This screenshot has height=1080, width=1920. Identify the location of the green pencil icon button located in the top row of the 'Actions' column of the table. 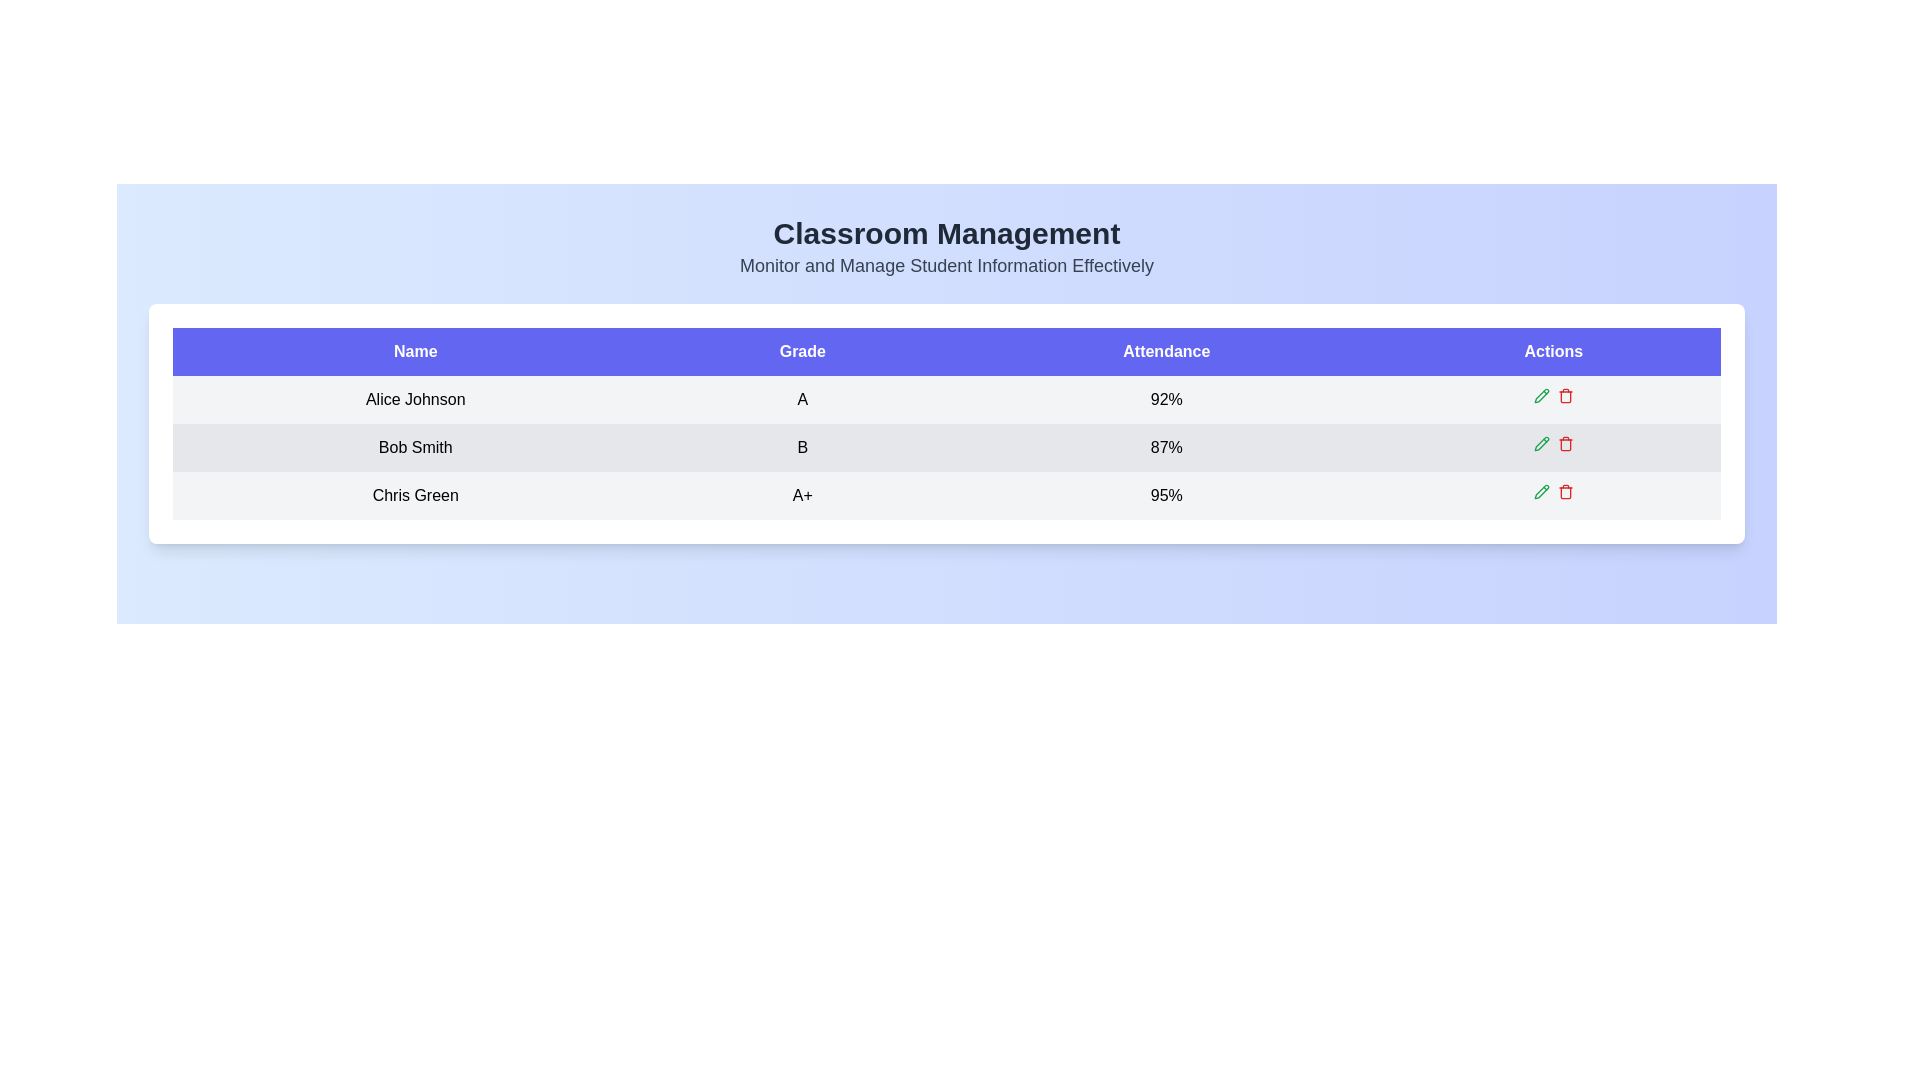
(1540, 396).